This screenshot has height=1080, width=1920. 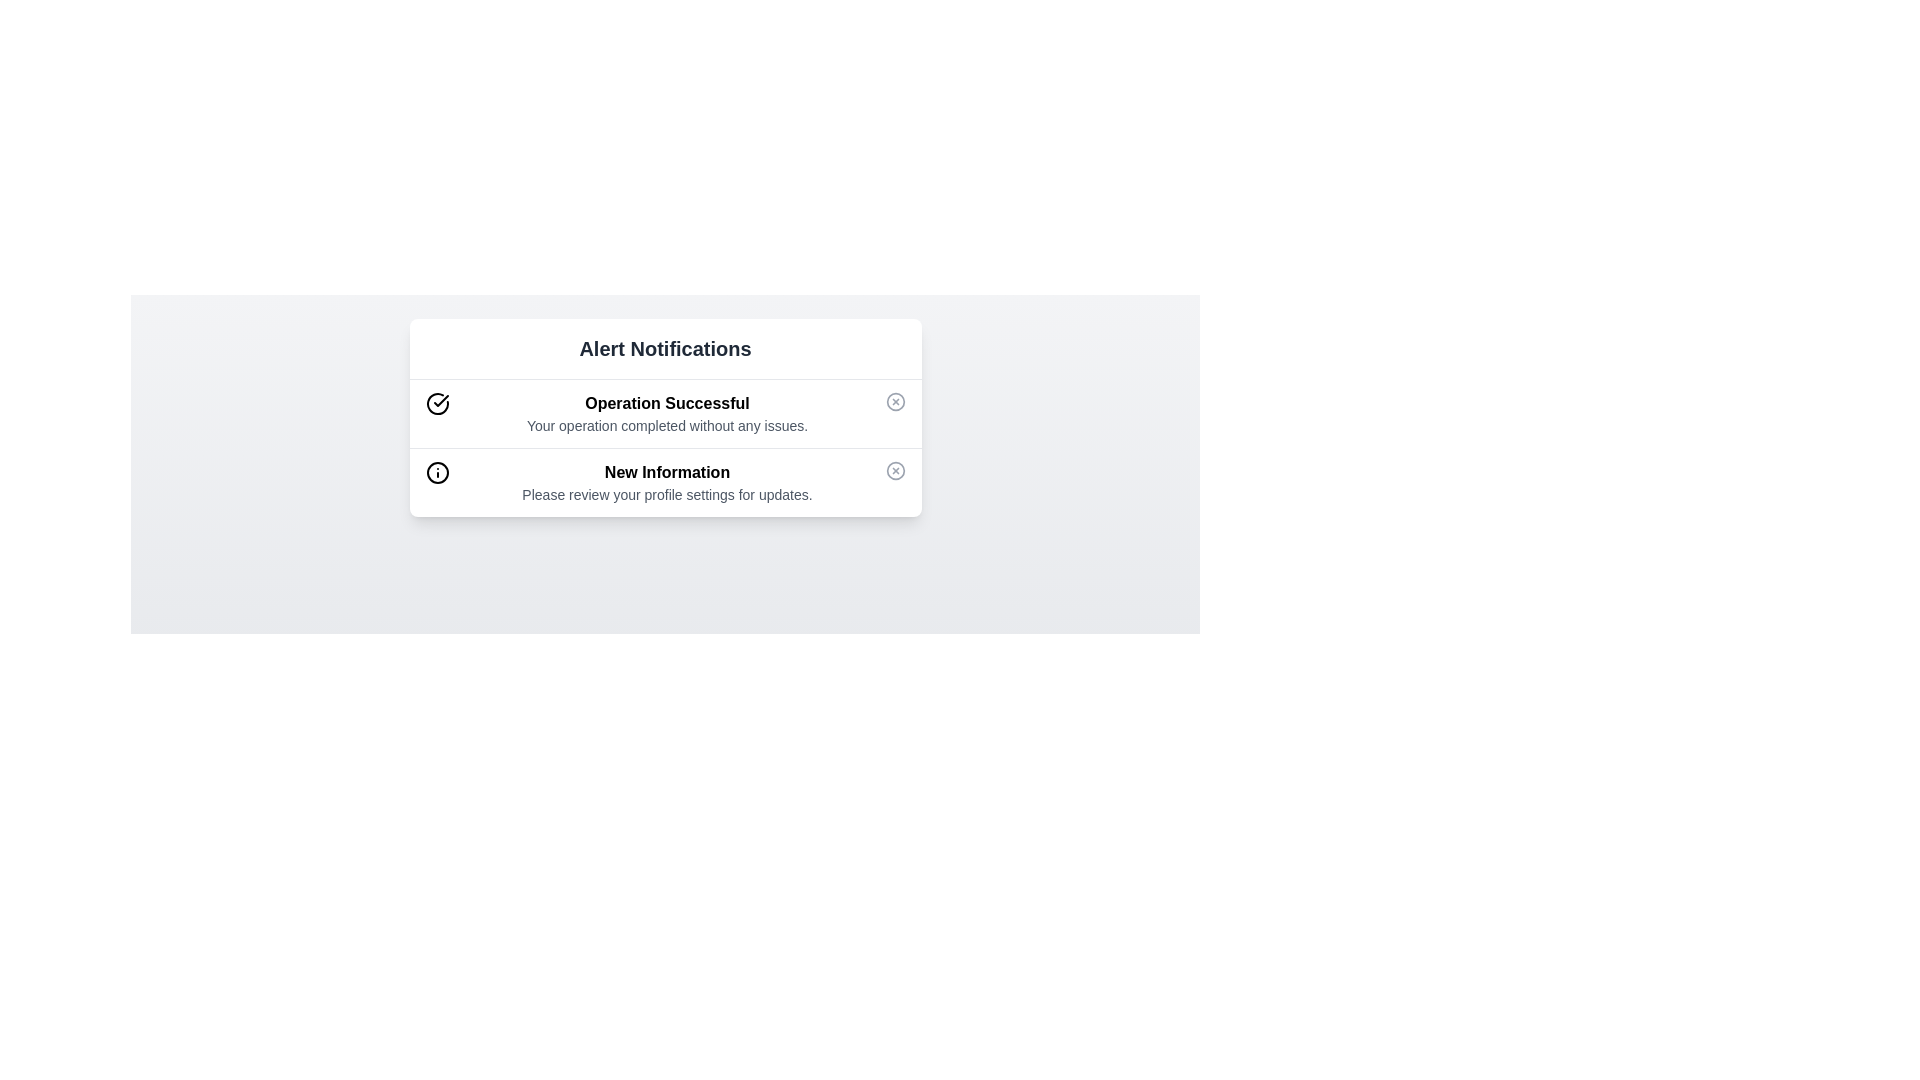 What do you see at coordinates (436, 404) in the screenshot?
I see `the visual confirmation icon located at the top-left corner of the notification card that announces 'Operation Successful'` at bounding box center [436, 404].